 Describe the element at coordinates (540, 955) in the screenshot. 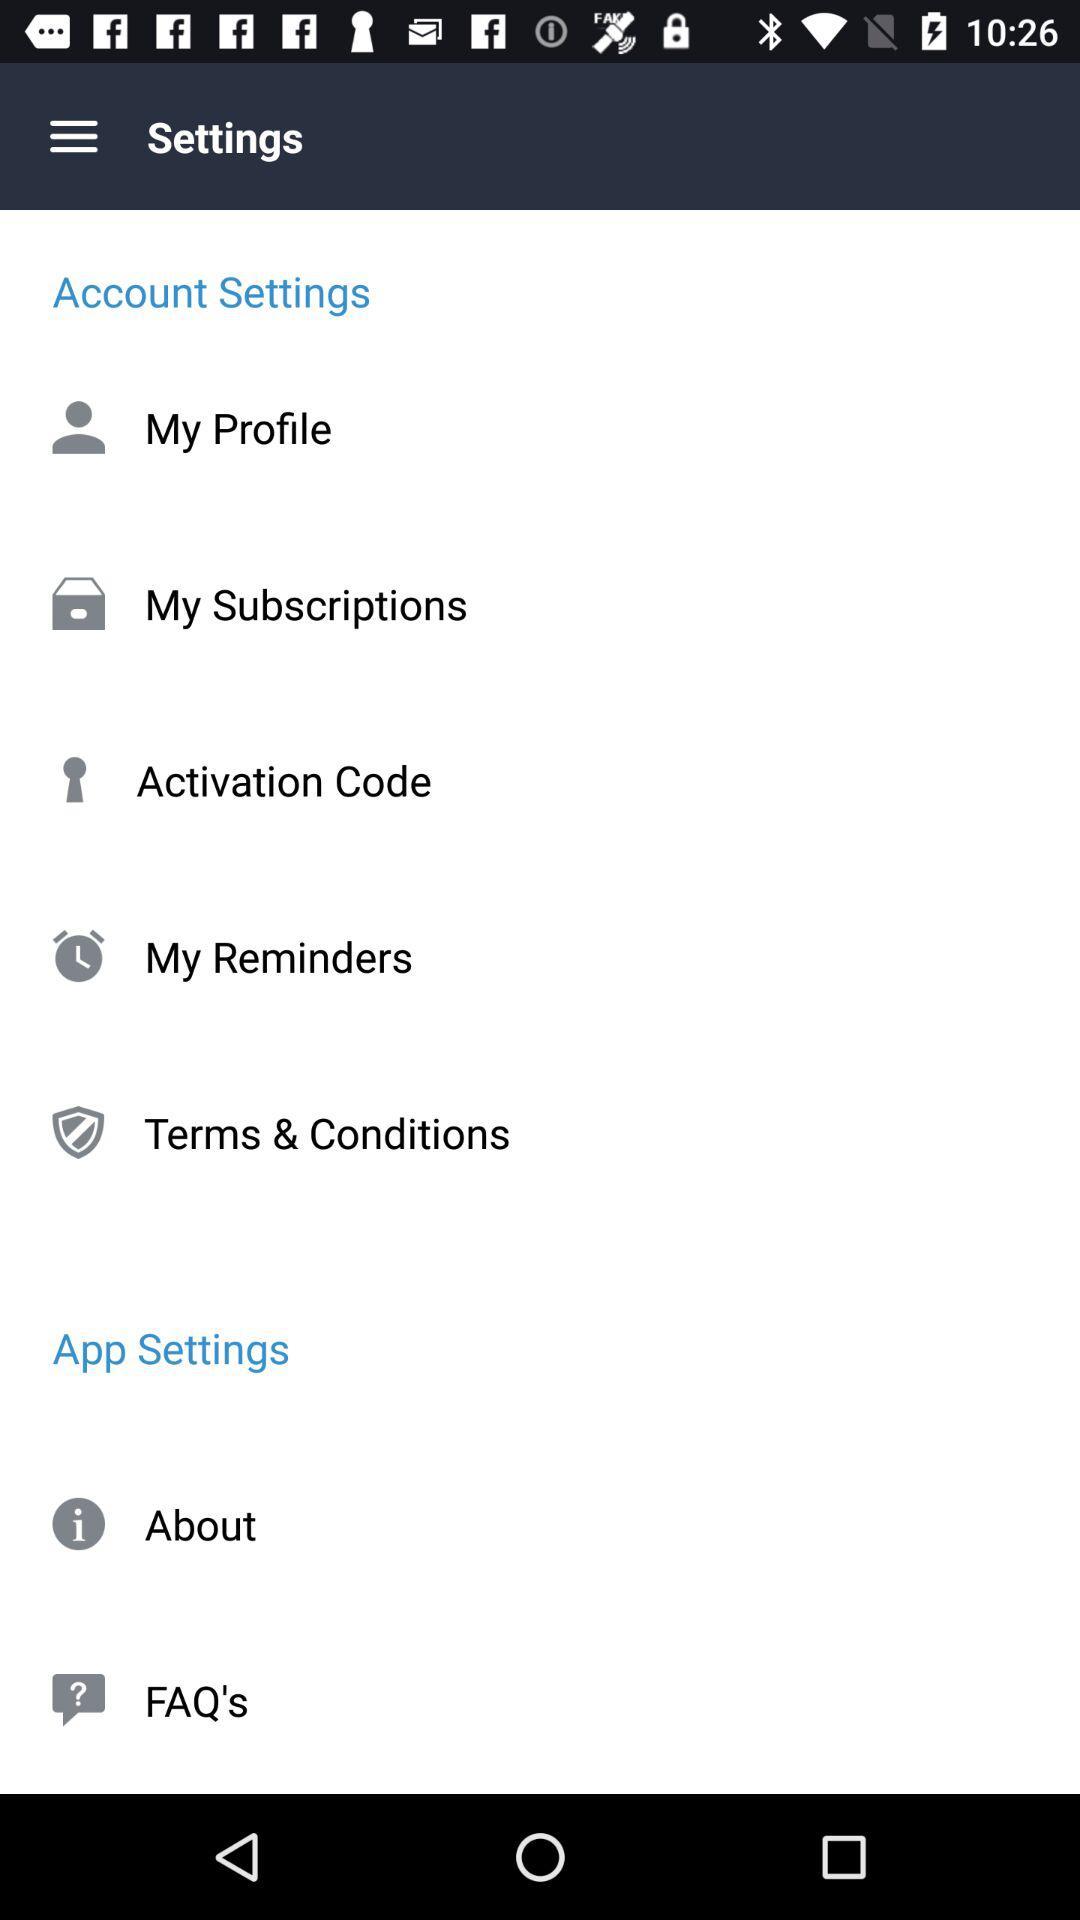

I see `the icon above terms & conditions icon` at that location.